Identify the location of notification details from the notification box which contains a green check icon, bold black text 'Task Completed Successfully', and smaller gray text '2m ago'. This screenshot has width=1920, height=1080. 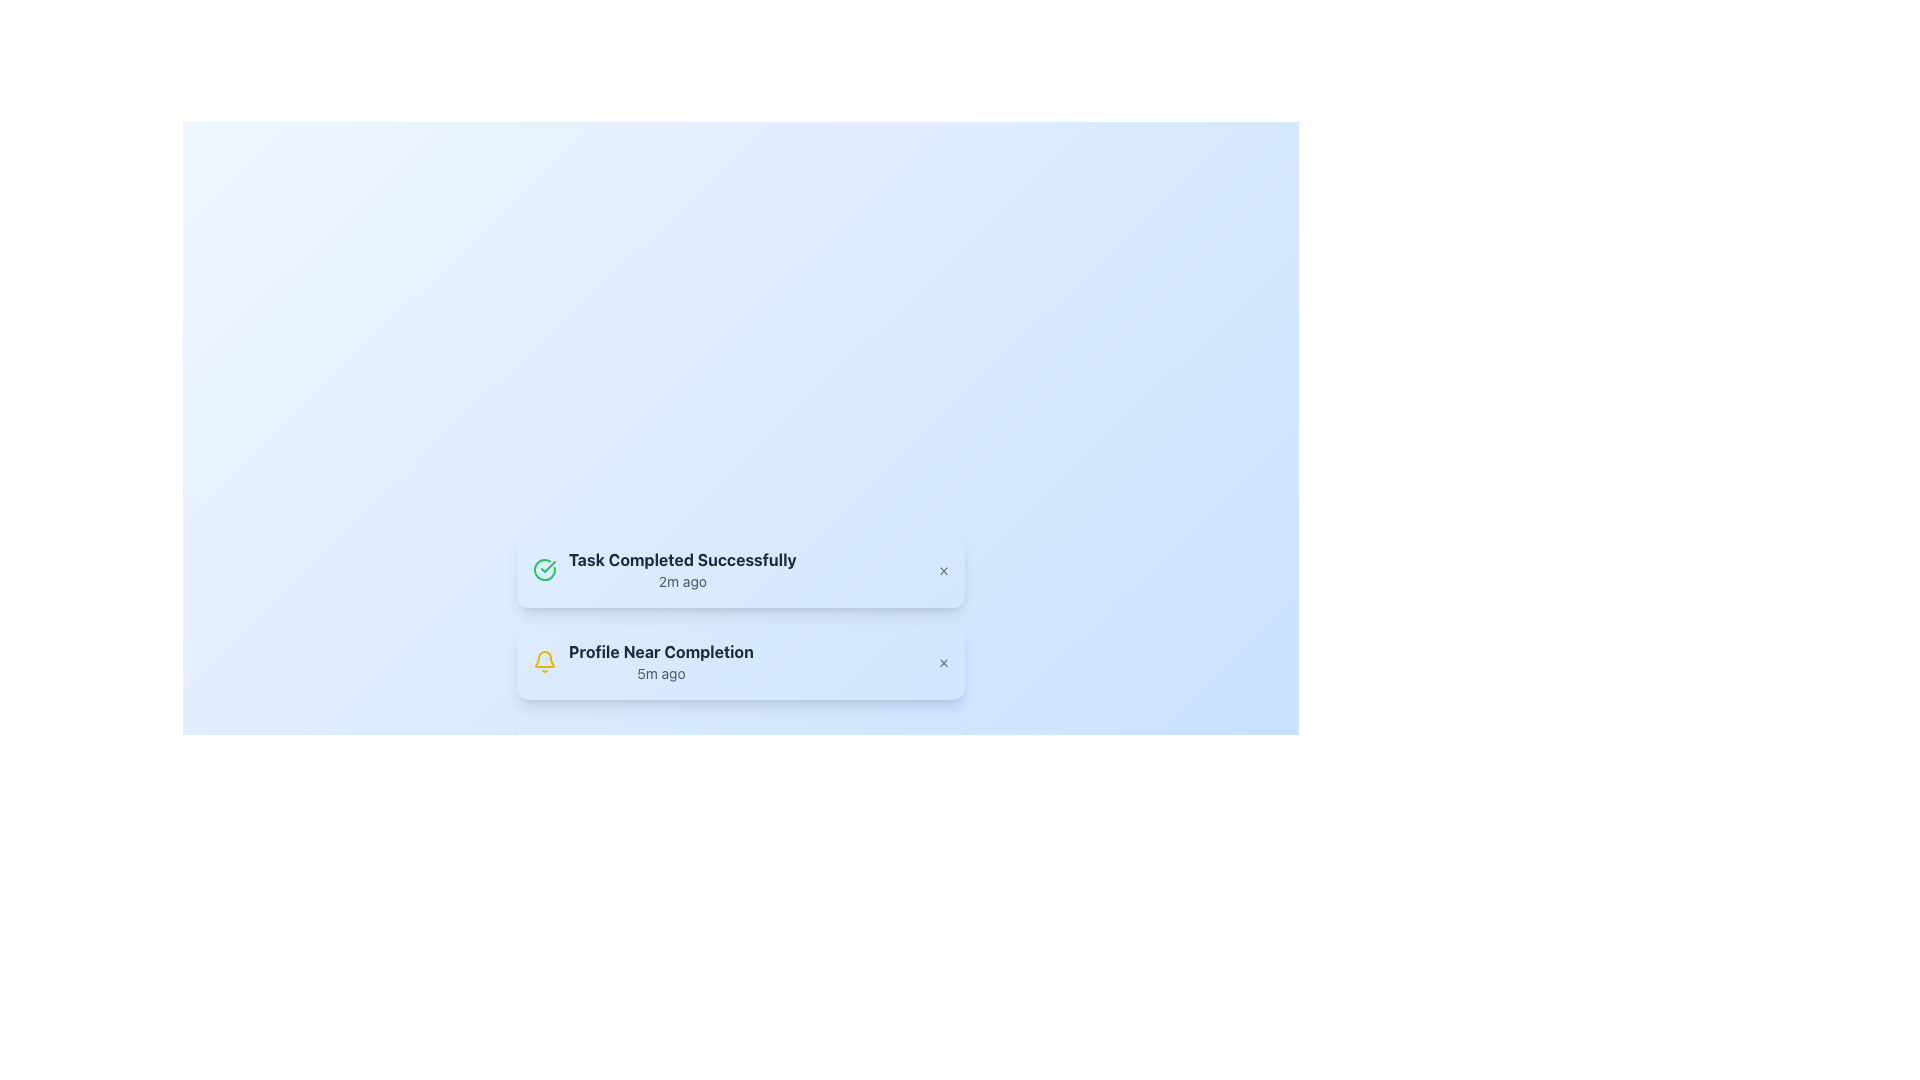
(739, 570).